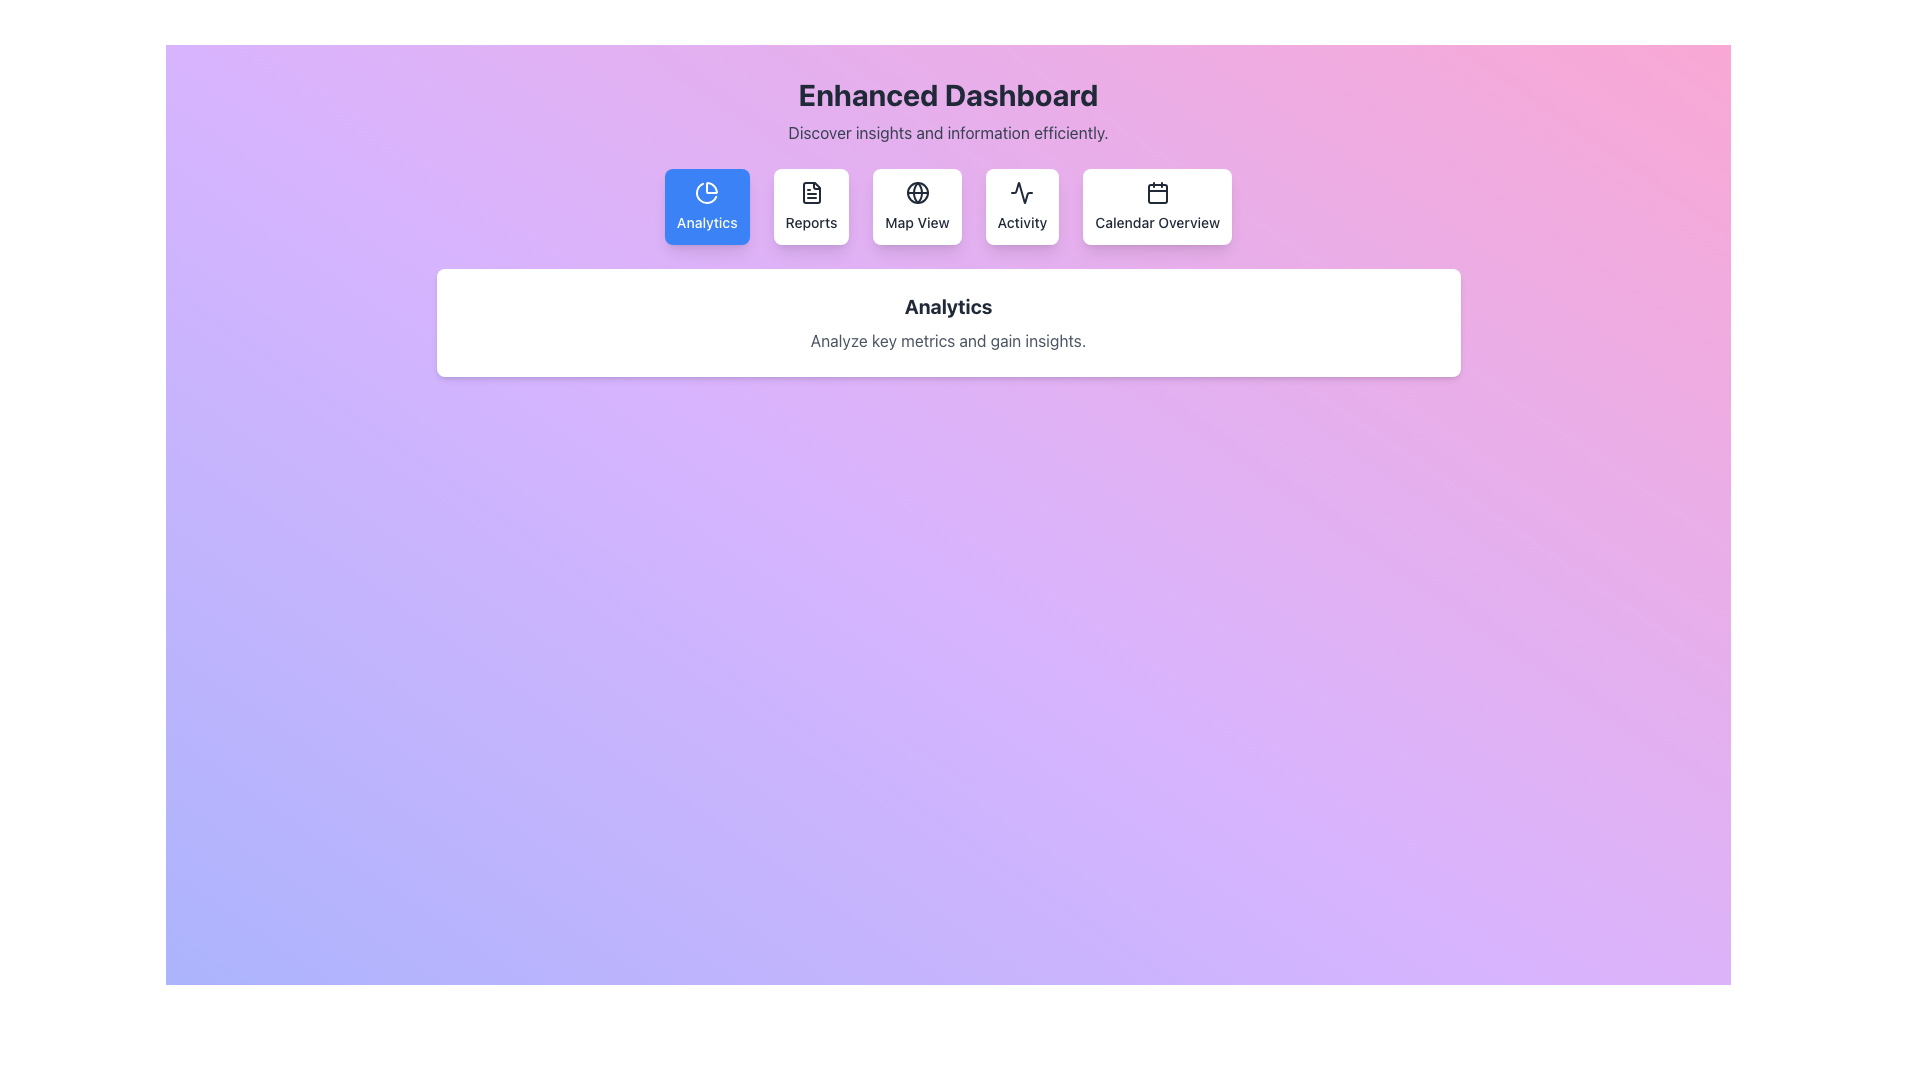 The width and height of the screenshot is (1920, 1080). Describe the element at coordinates (707, 192) in the screenshot. I see `the Analytics icon located inside the first blue button under the 'Enhanced Dashboard' label` at that location.